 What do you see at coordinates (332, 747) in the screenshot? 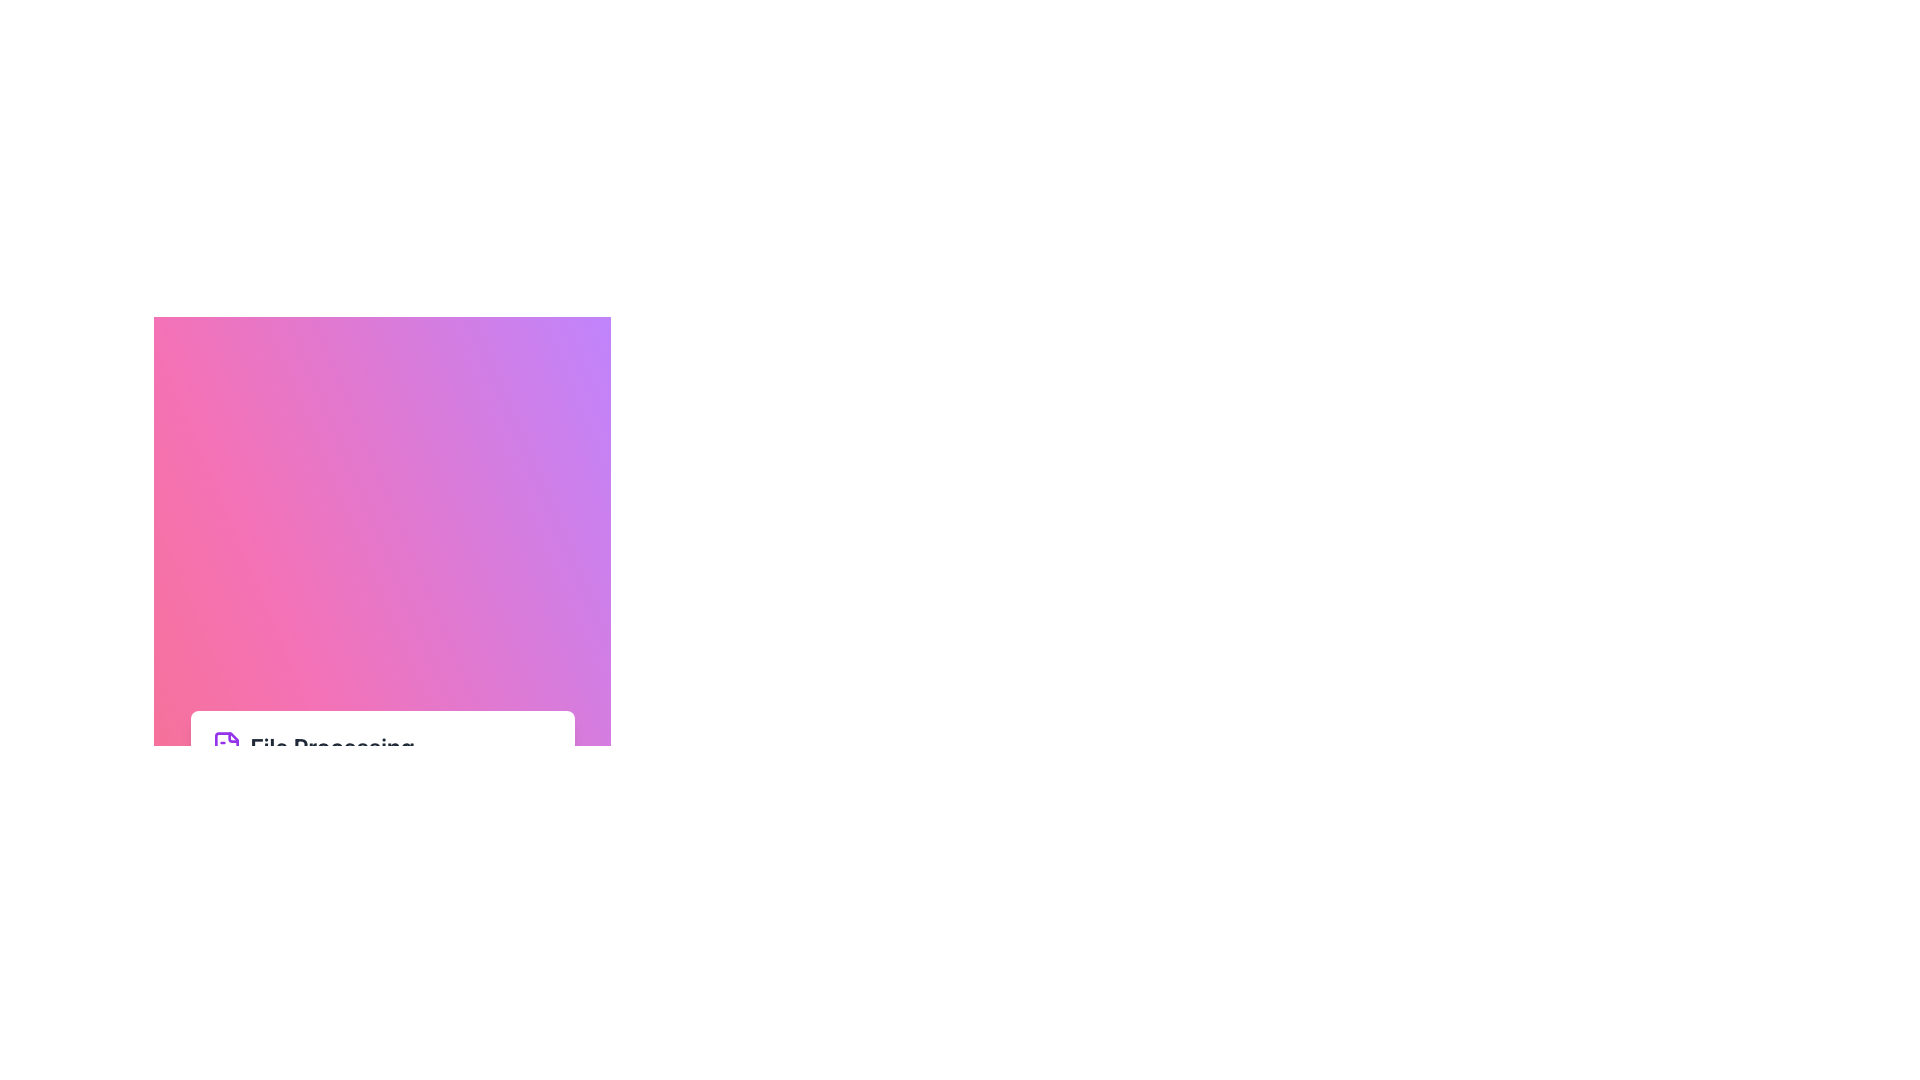
I see `the Text Label that serves as a section title or label, positioned to the right of a purple document icon` at bounding box center [332, 747].